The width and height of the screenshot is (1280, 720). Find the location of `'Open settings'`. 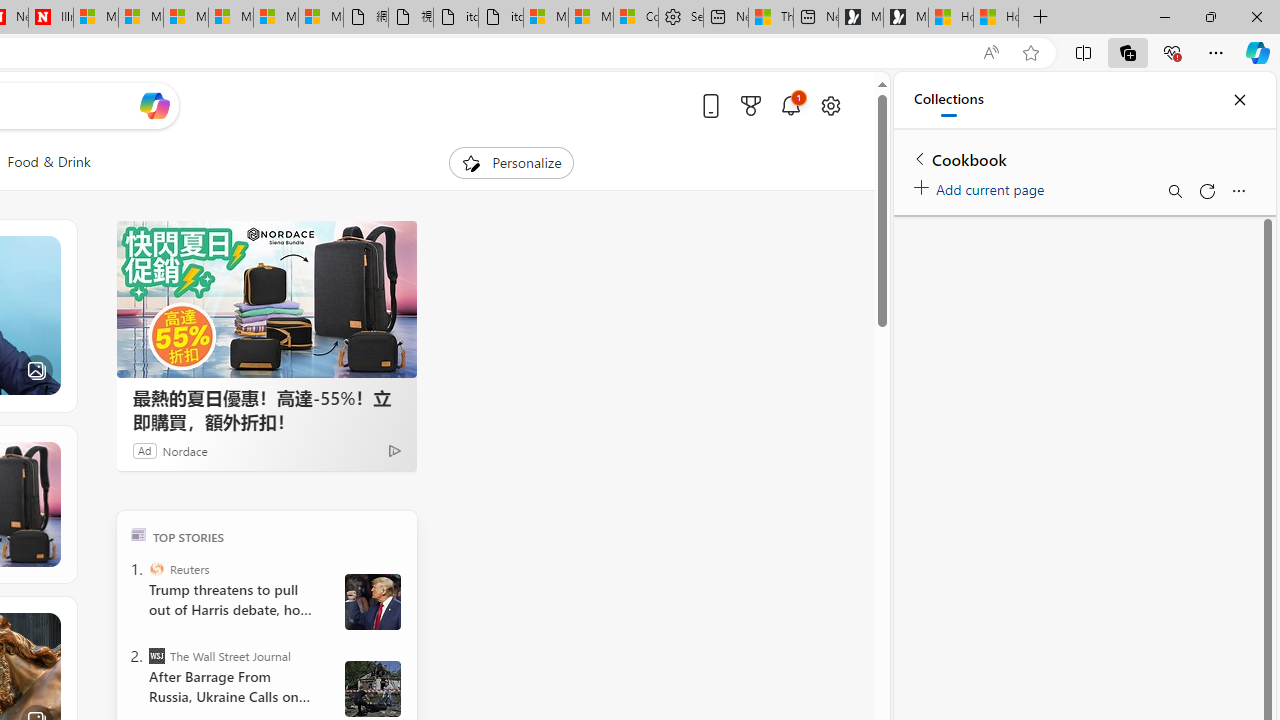

'Open settings' is located at coordinates (830, 105).